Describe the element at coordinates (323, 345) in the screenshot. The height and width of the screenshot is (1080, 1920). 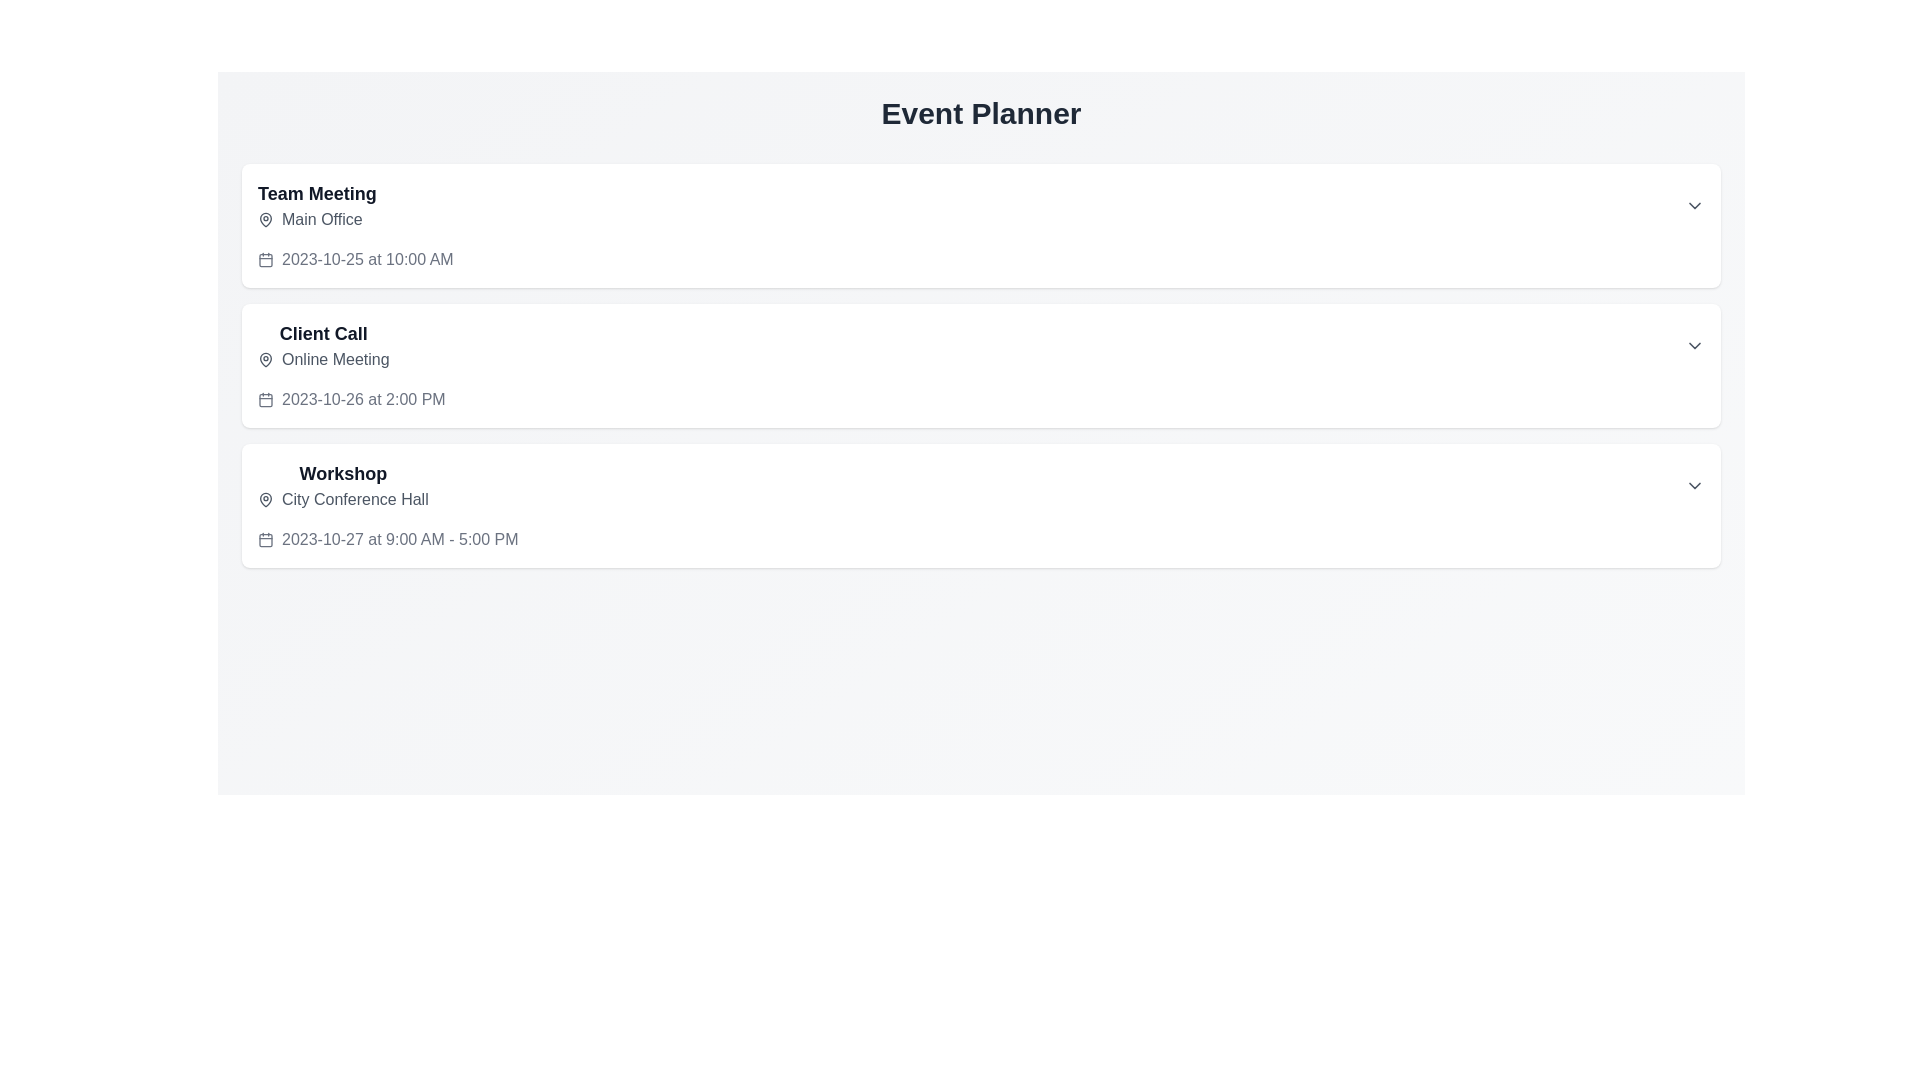
I see `the text label that provides essential details about a scheduled event, specifically its title and meeting format, located between 'Team Meeting' and 'Workshop'` at that location.